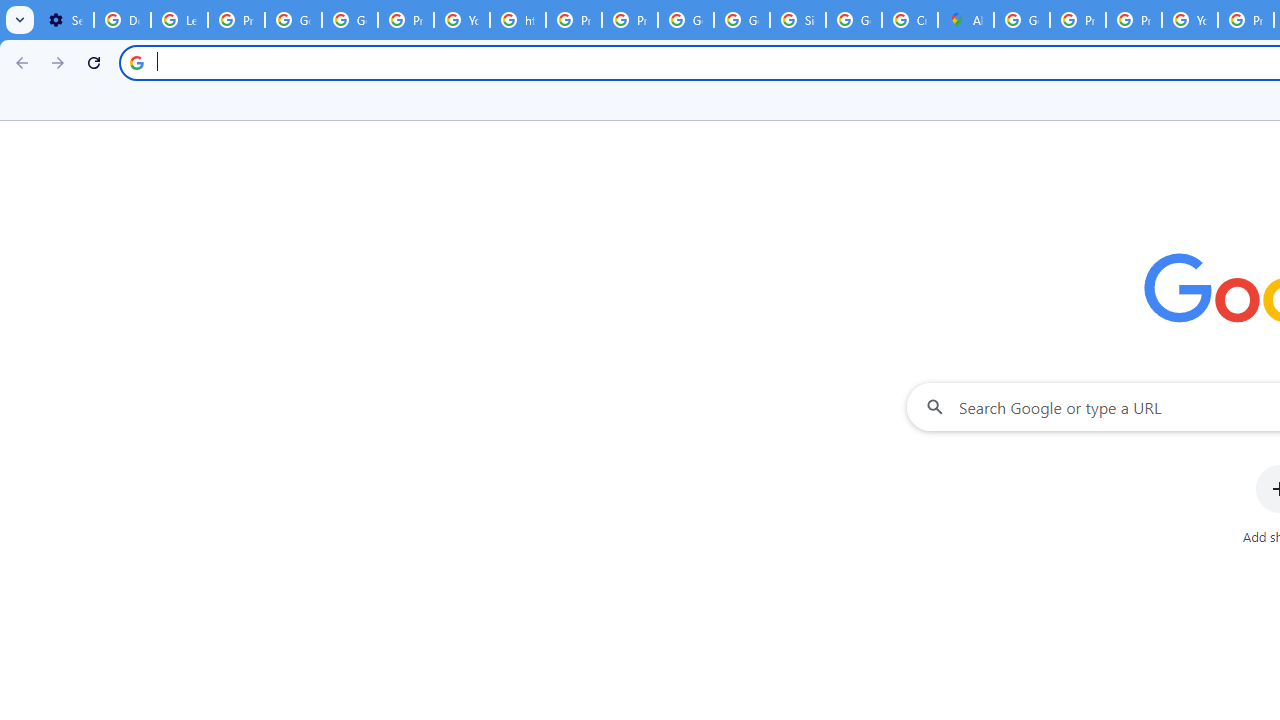  Describe the element at coordinates (121, 20) in the screenshot. I see `'Delete photos & videos - Computer - Google Photos Help'` at that location.